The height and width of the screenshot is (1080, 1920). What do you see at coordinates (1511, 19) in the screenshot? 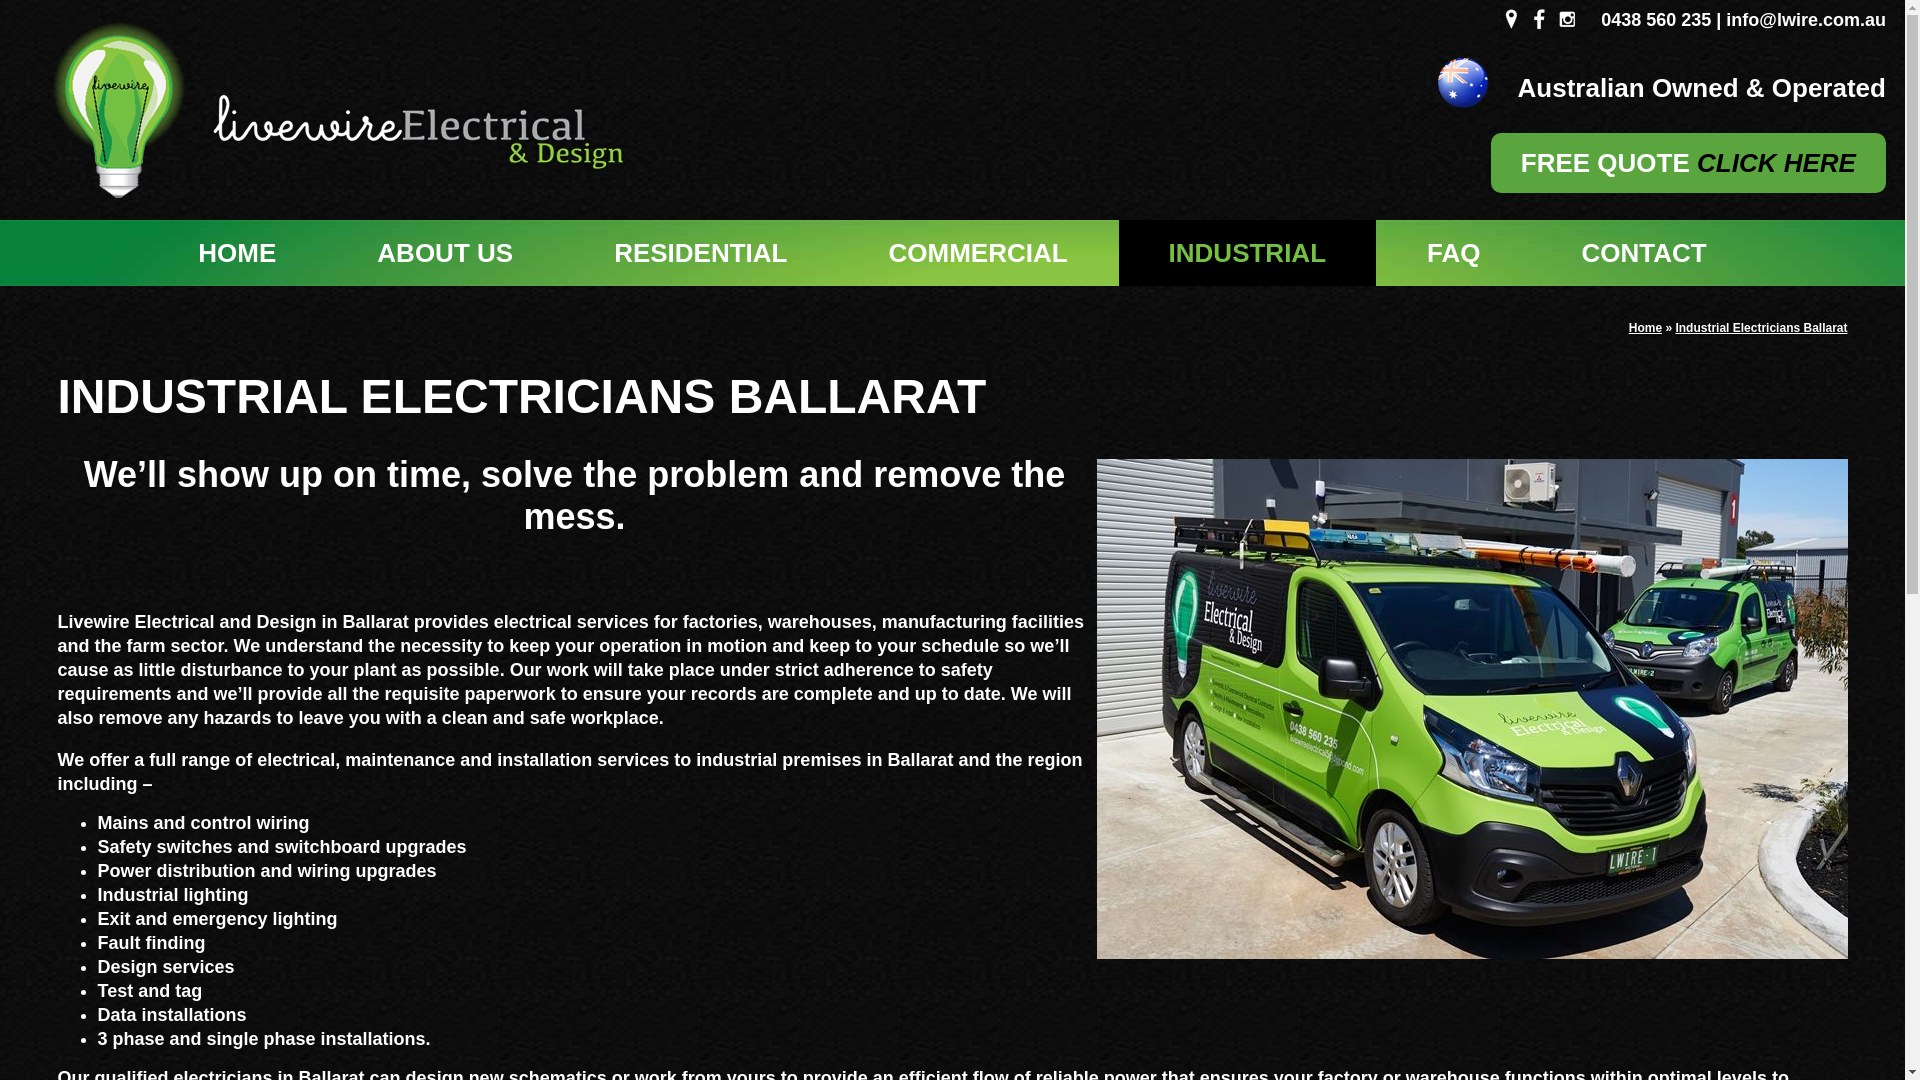
I see `'Our Location on Google maps'` at bounding box center [1511, 19].